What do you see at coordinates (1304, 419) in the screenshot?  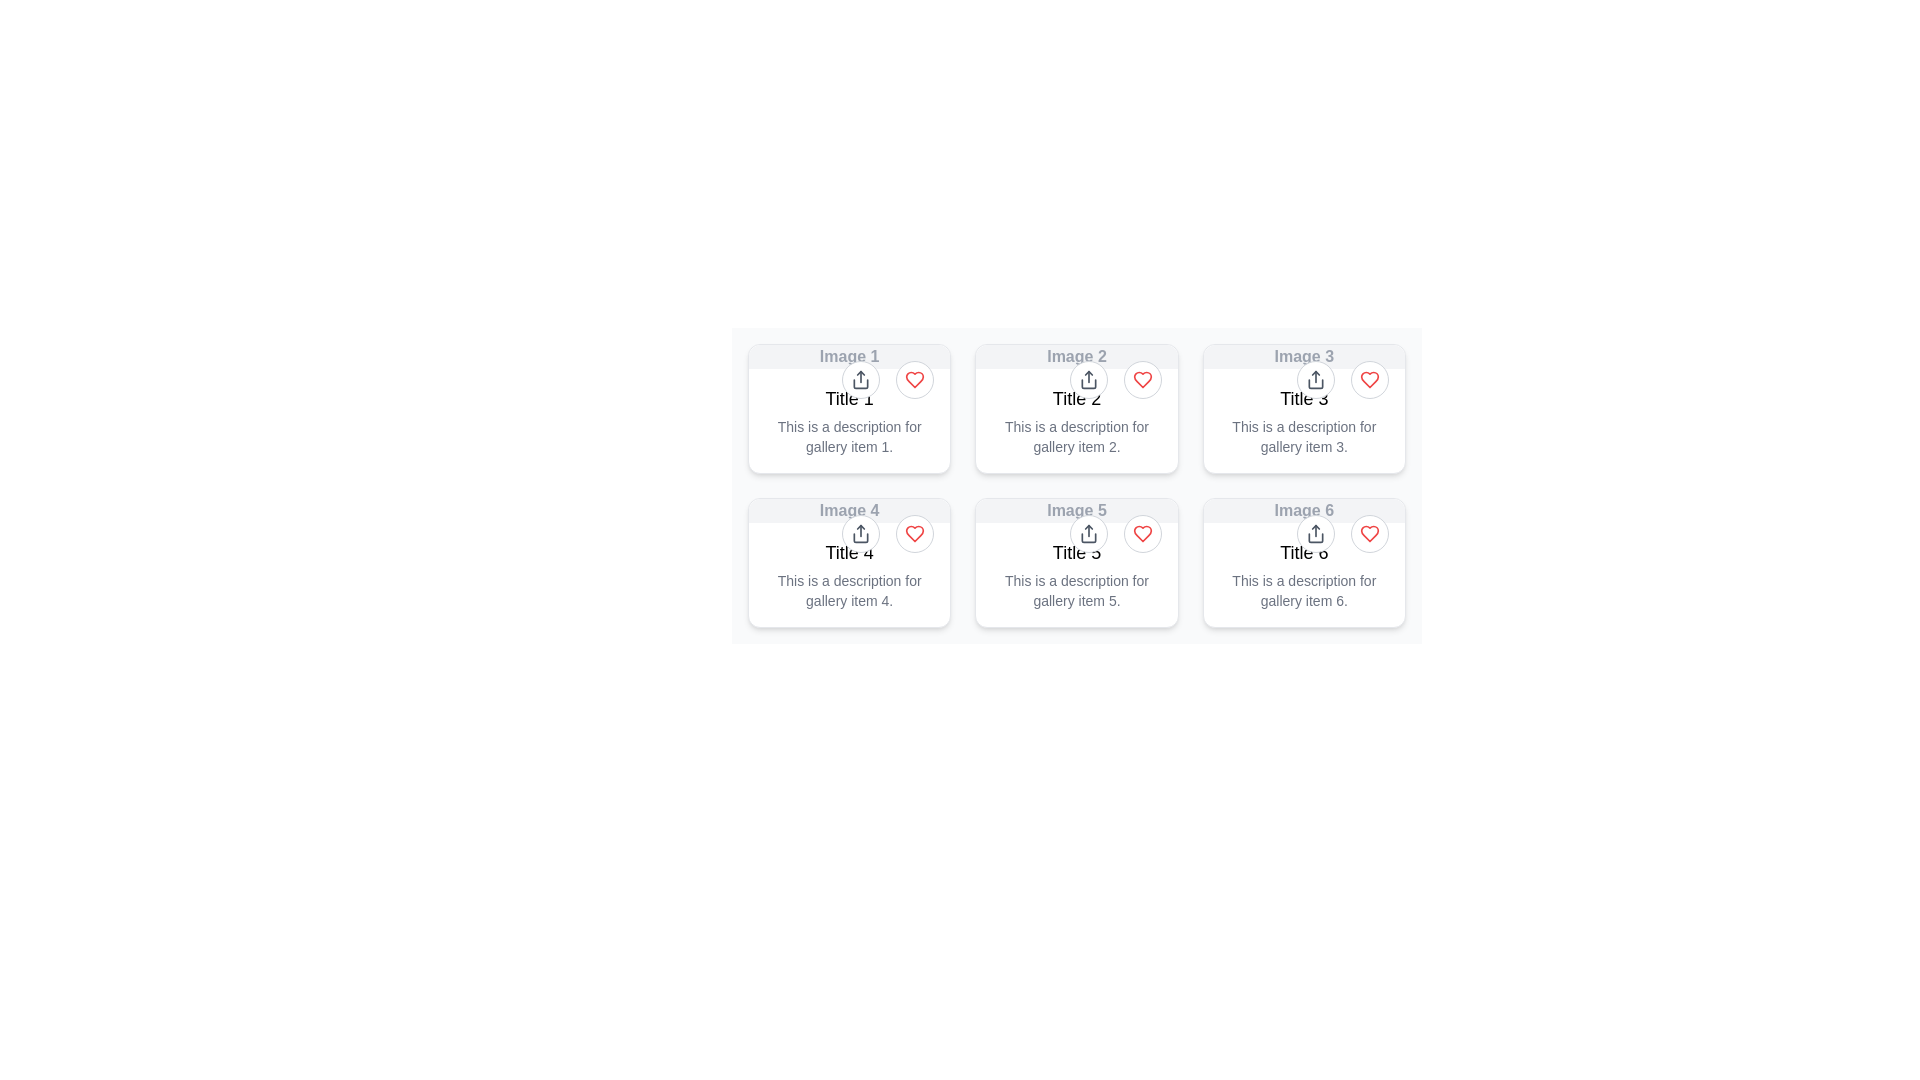 I see `the textual display component that includes the title 'Title 3' and the description 'This is a description for gallery item 3', located in the third item of a grid-like gallery layout` at bounding box center [1304, 419].